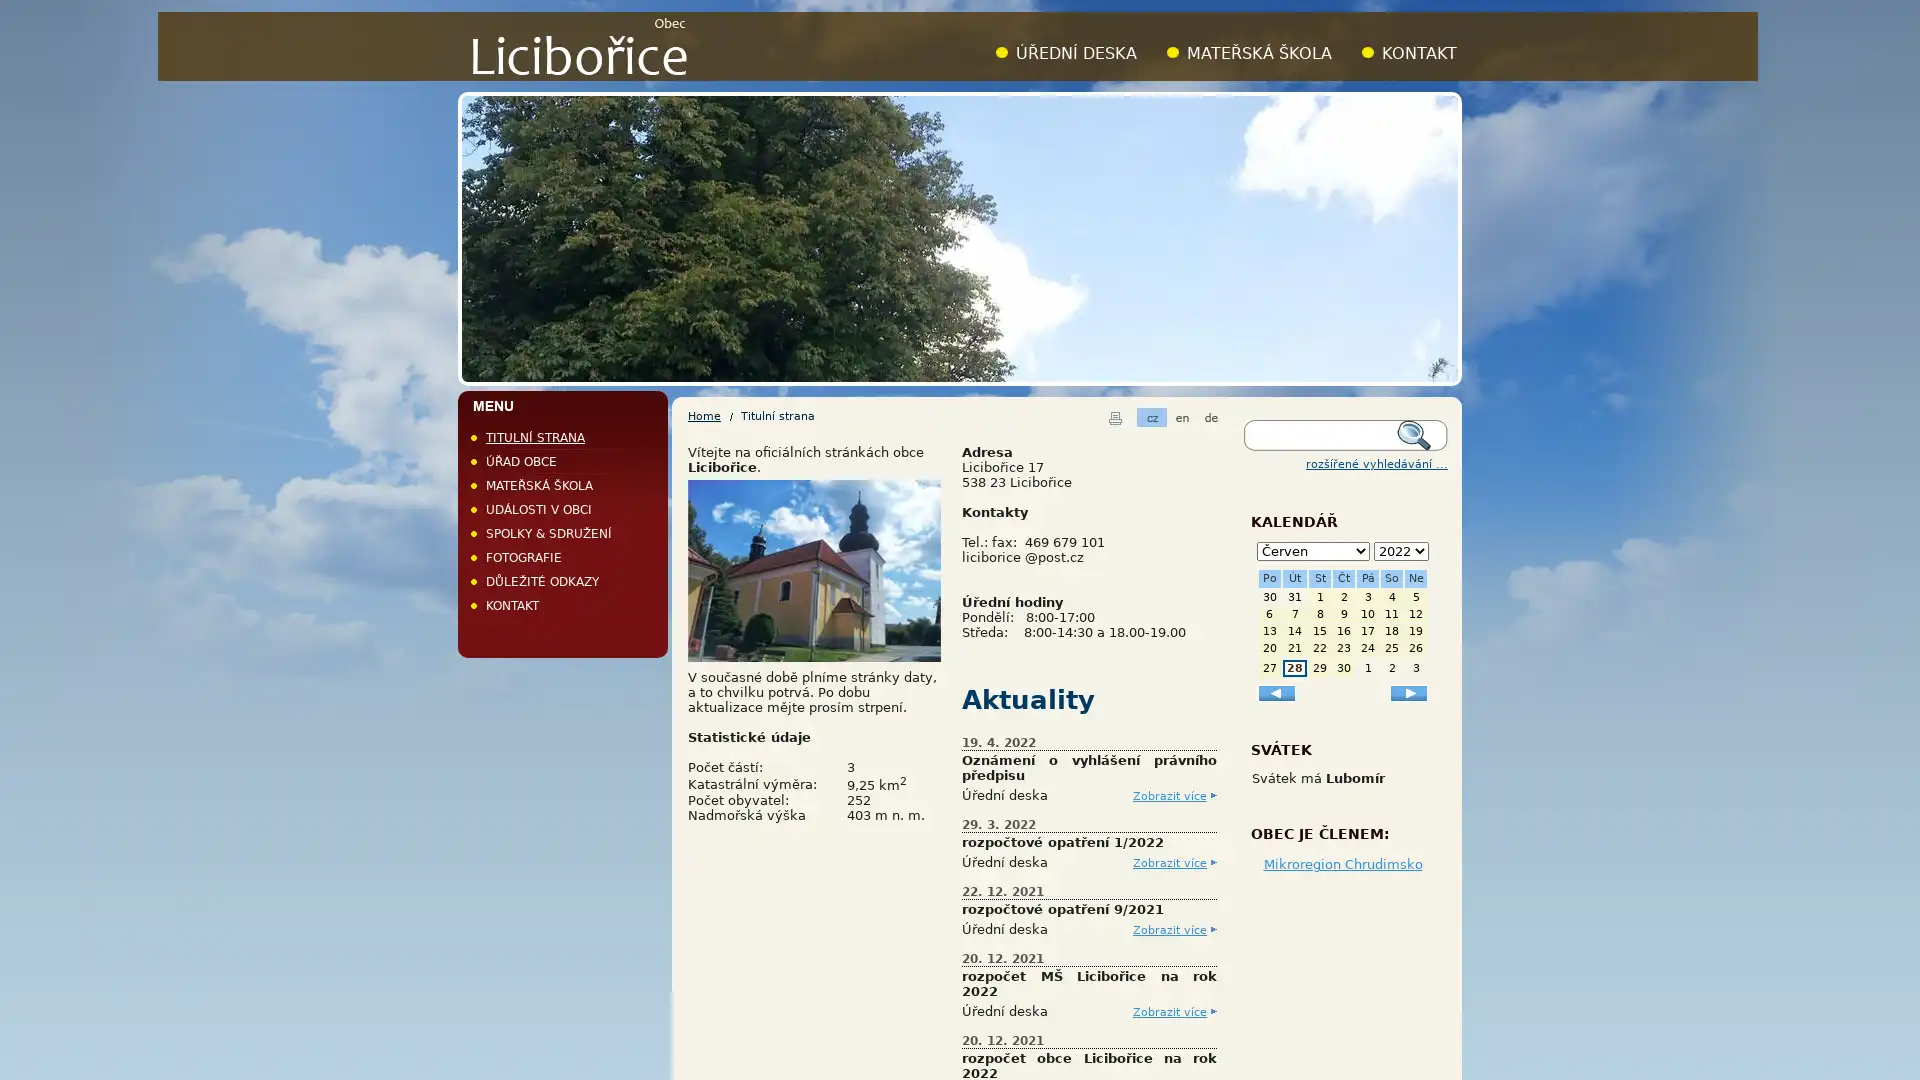  I want to click on Hledat, so click(1419, 434).